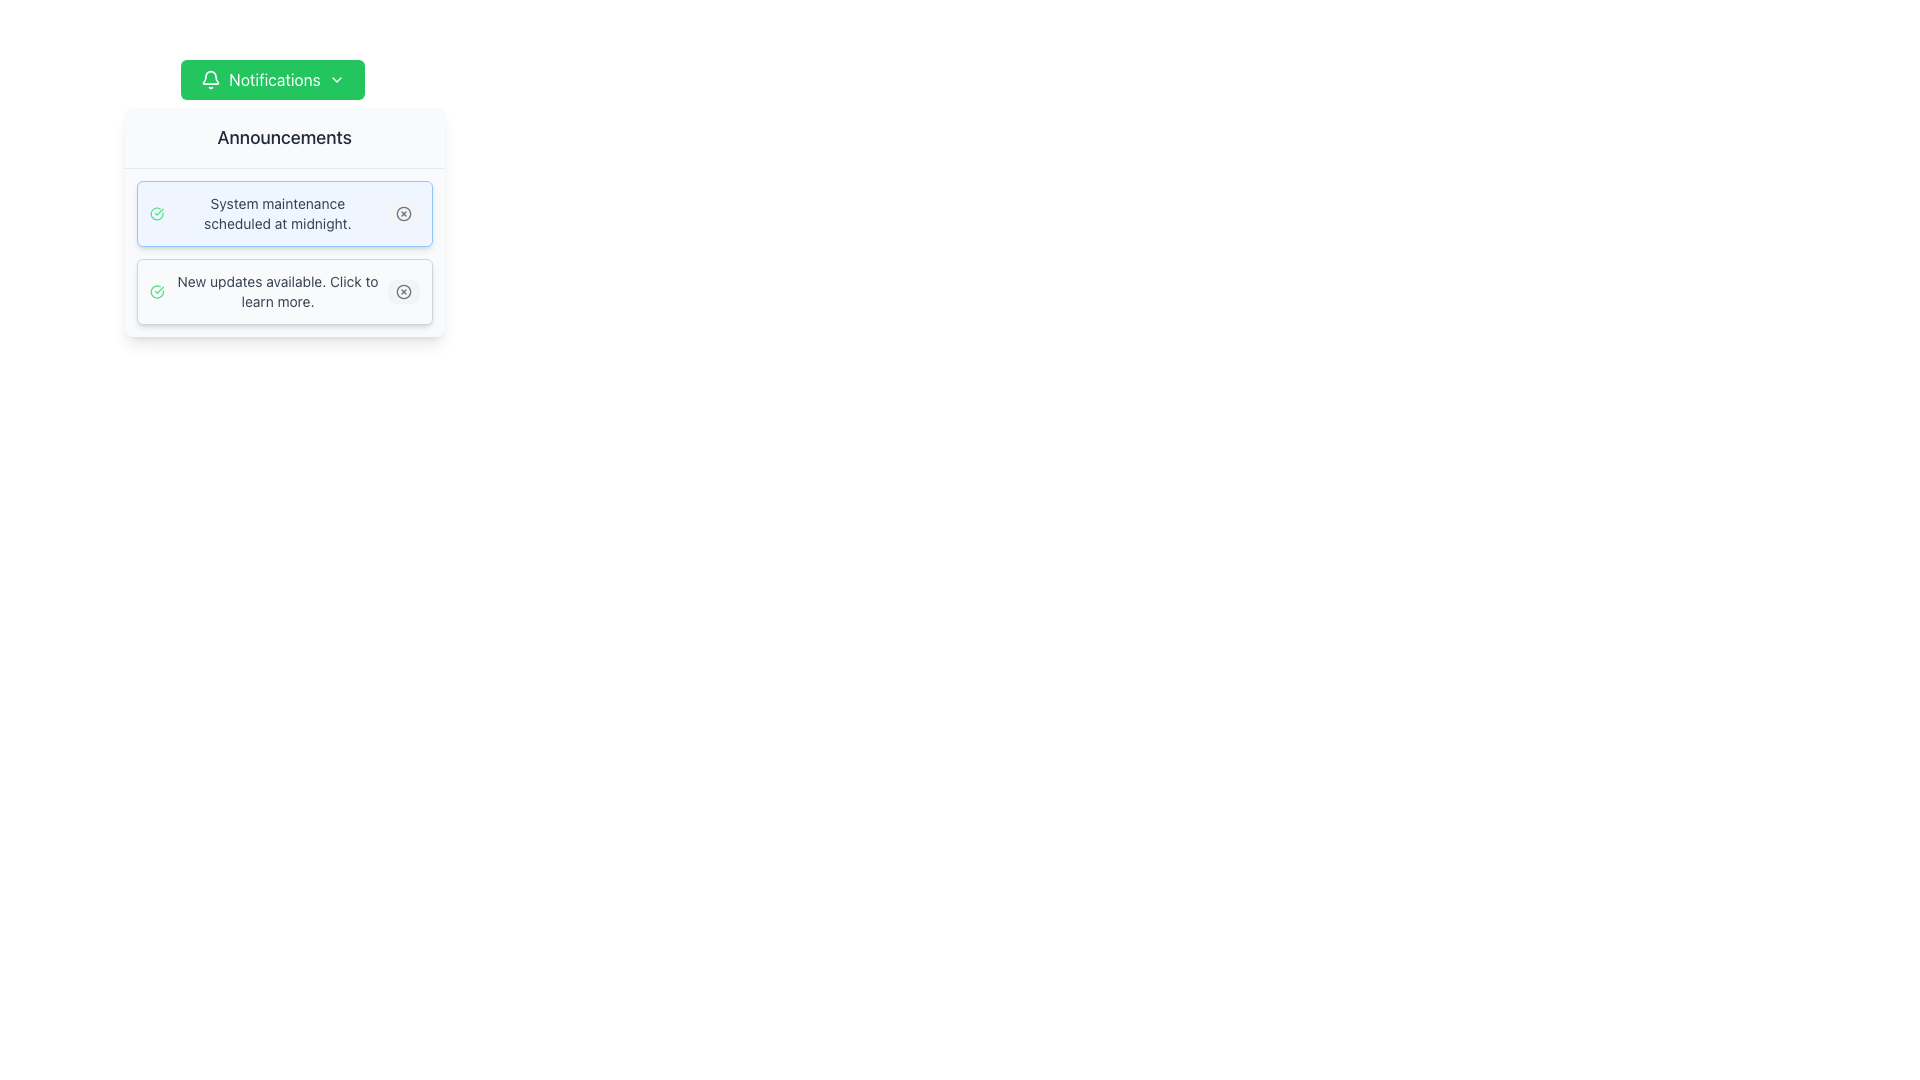 This screenshot has height=1080, width=1920. I want to click on accessibility features of the dismissal button located in the notification box under 'Announcements', which is positioned to the right of the text 'New updates available. Click to learn more.', so click(402, 292).